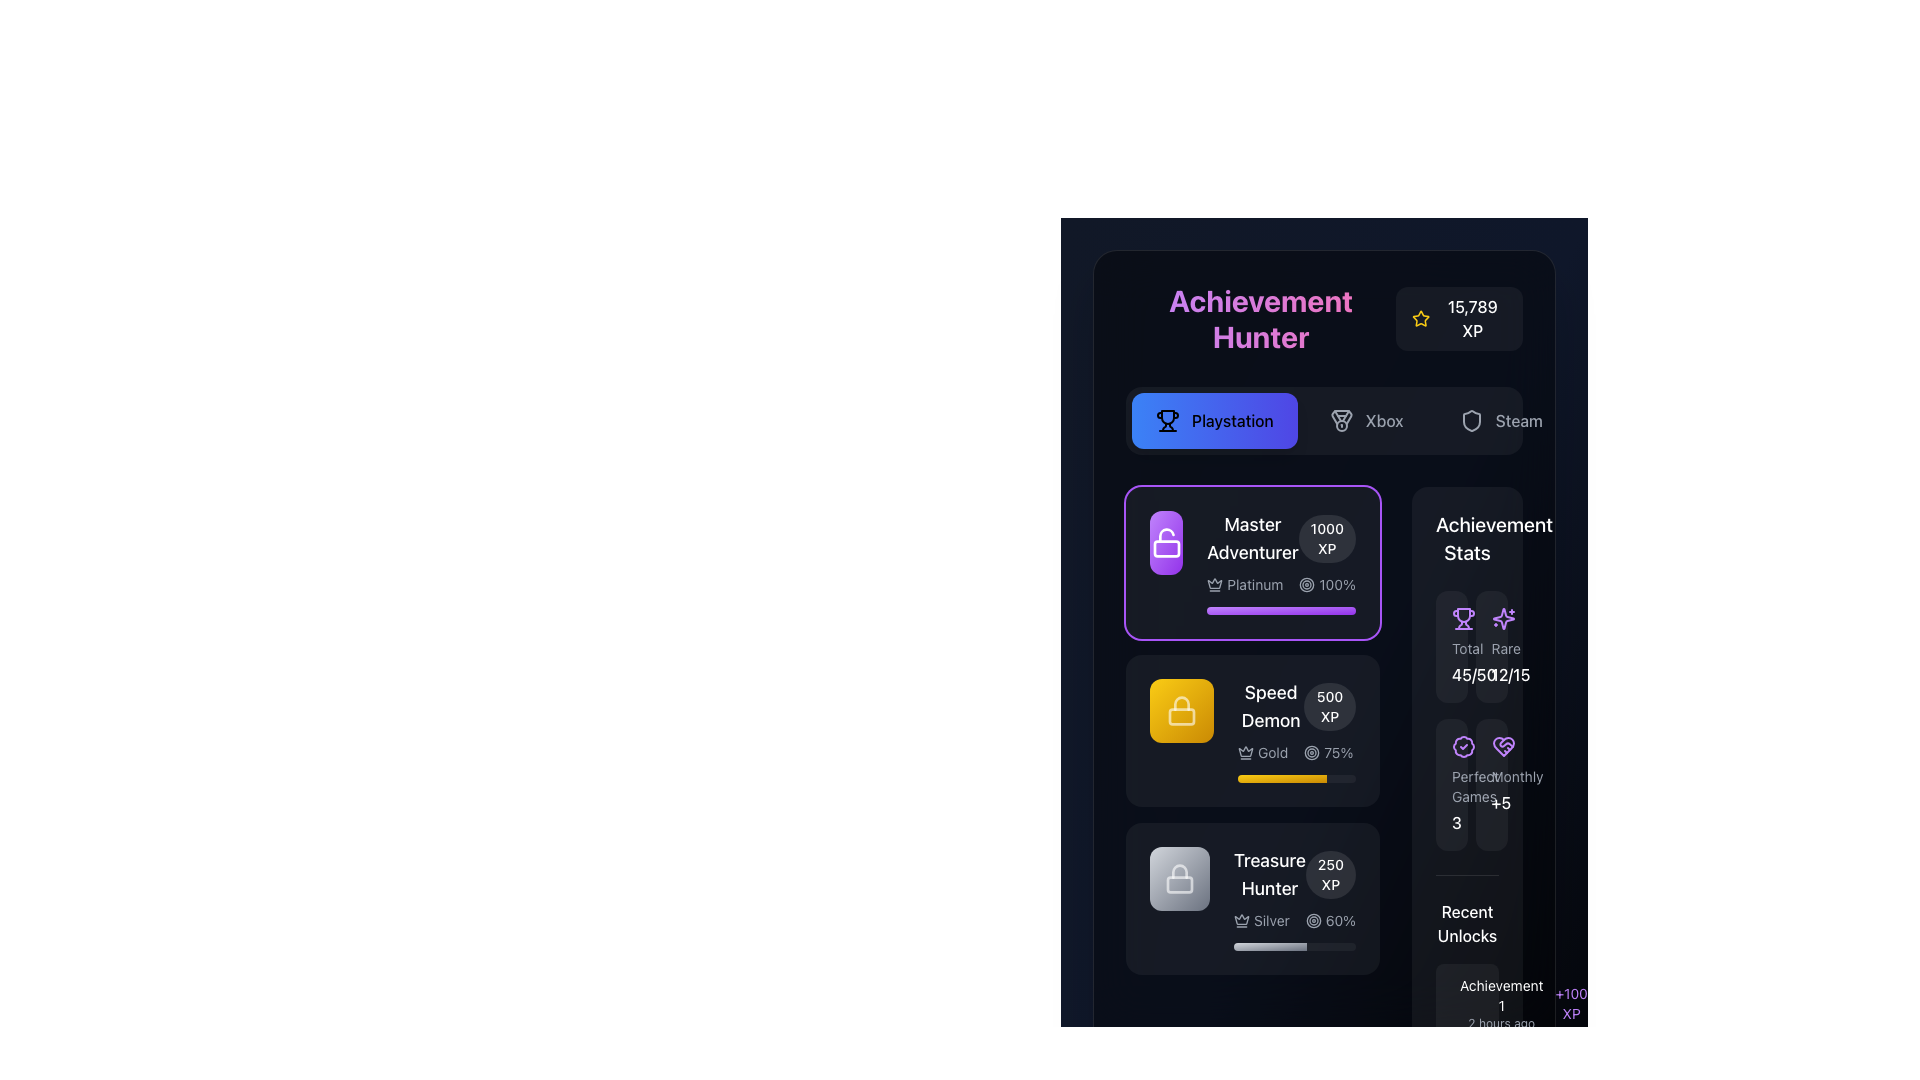 This screenshot has width=1920, height=1080. Describe the element at coordinates (1181, 709) in the screenshot. I see `the lock icon, which features a yellow and gold gradient with a rounded padlock outline, located in the middle segment of the interface` at that location.